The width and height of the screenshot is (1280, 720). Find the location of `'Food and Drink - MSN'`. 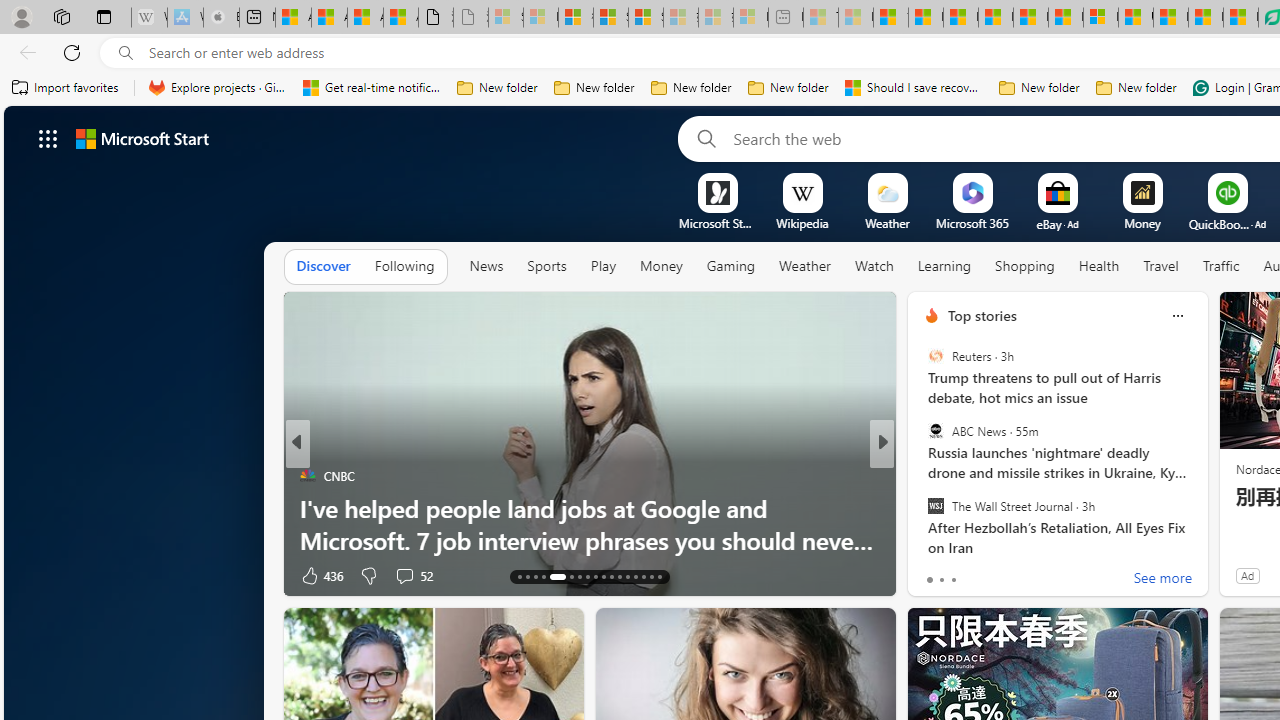

'Food and Drink - MSN' is located at coordinates (925, 17).